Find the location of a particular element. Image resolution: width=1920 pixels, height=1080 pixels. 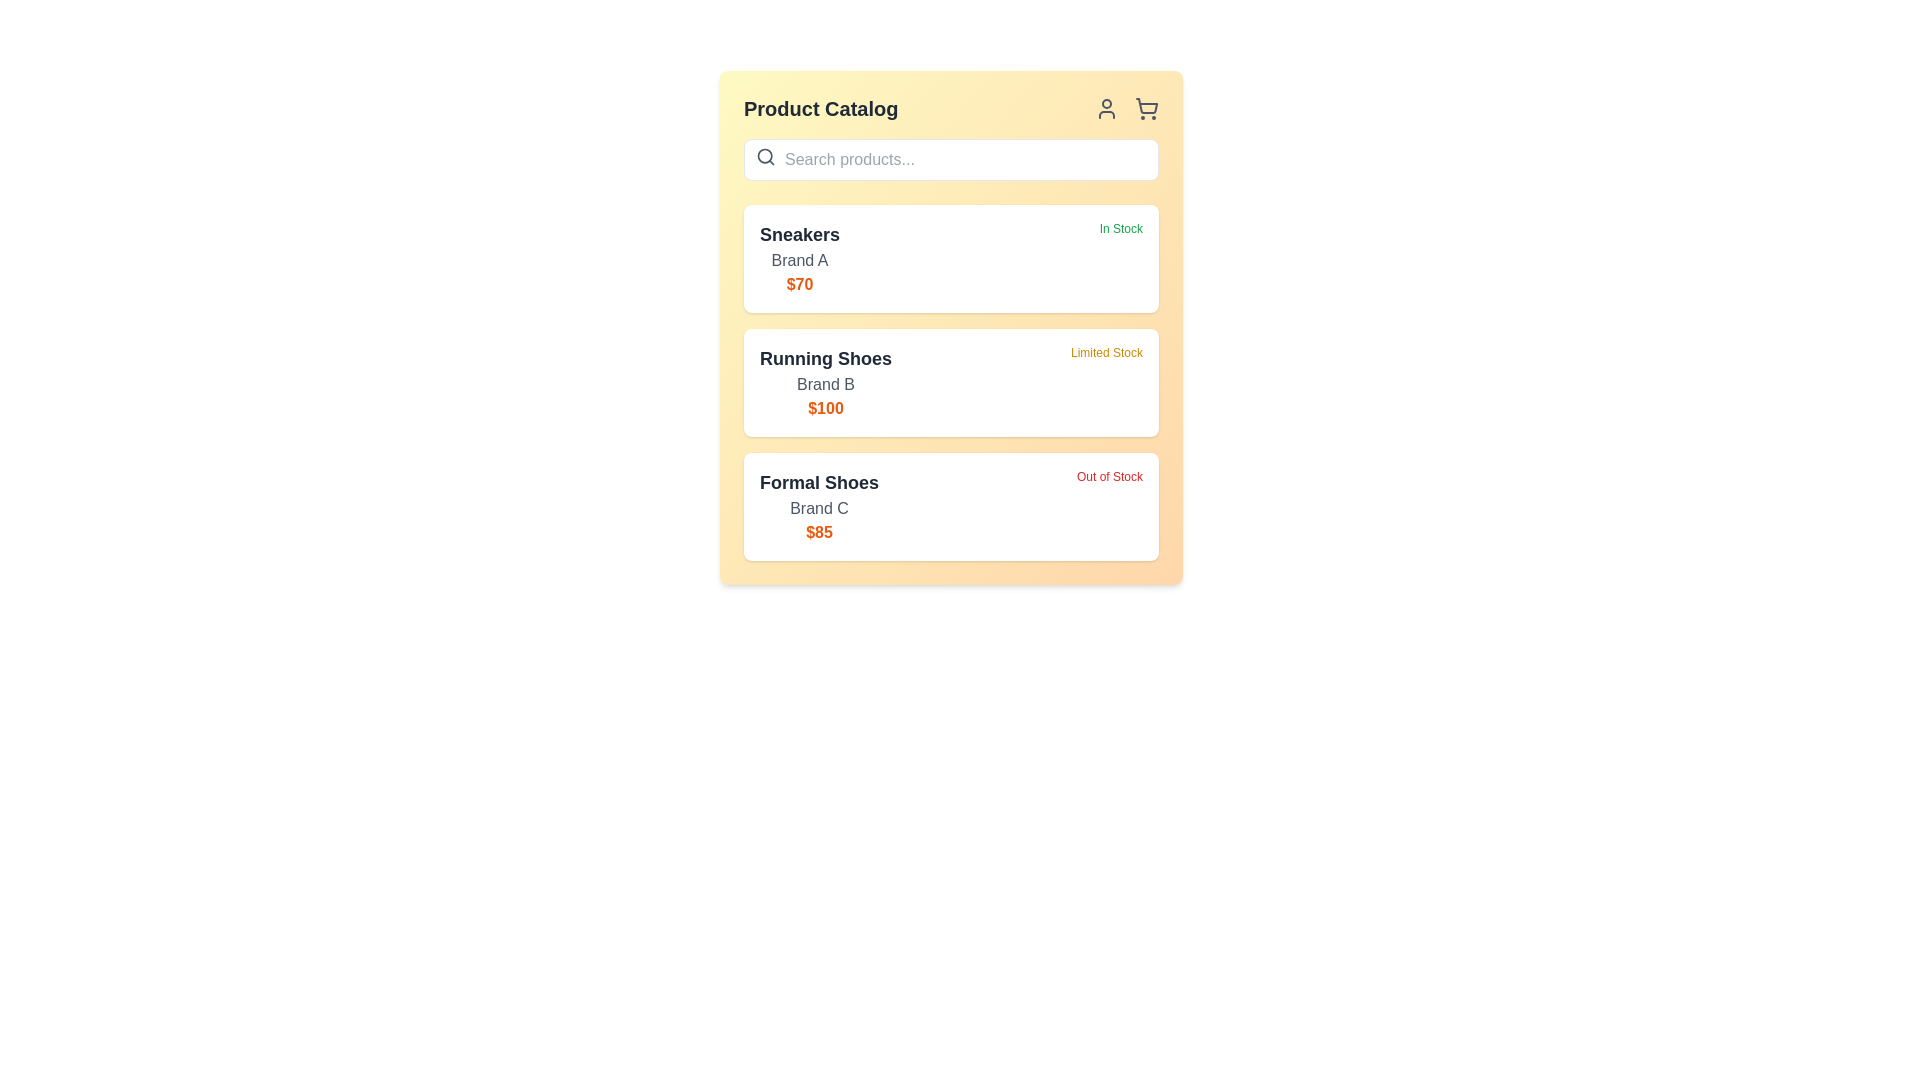

the shopping cart icon located in the top-right corner of the header bar is located at coordinates (1147, 106).